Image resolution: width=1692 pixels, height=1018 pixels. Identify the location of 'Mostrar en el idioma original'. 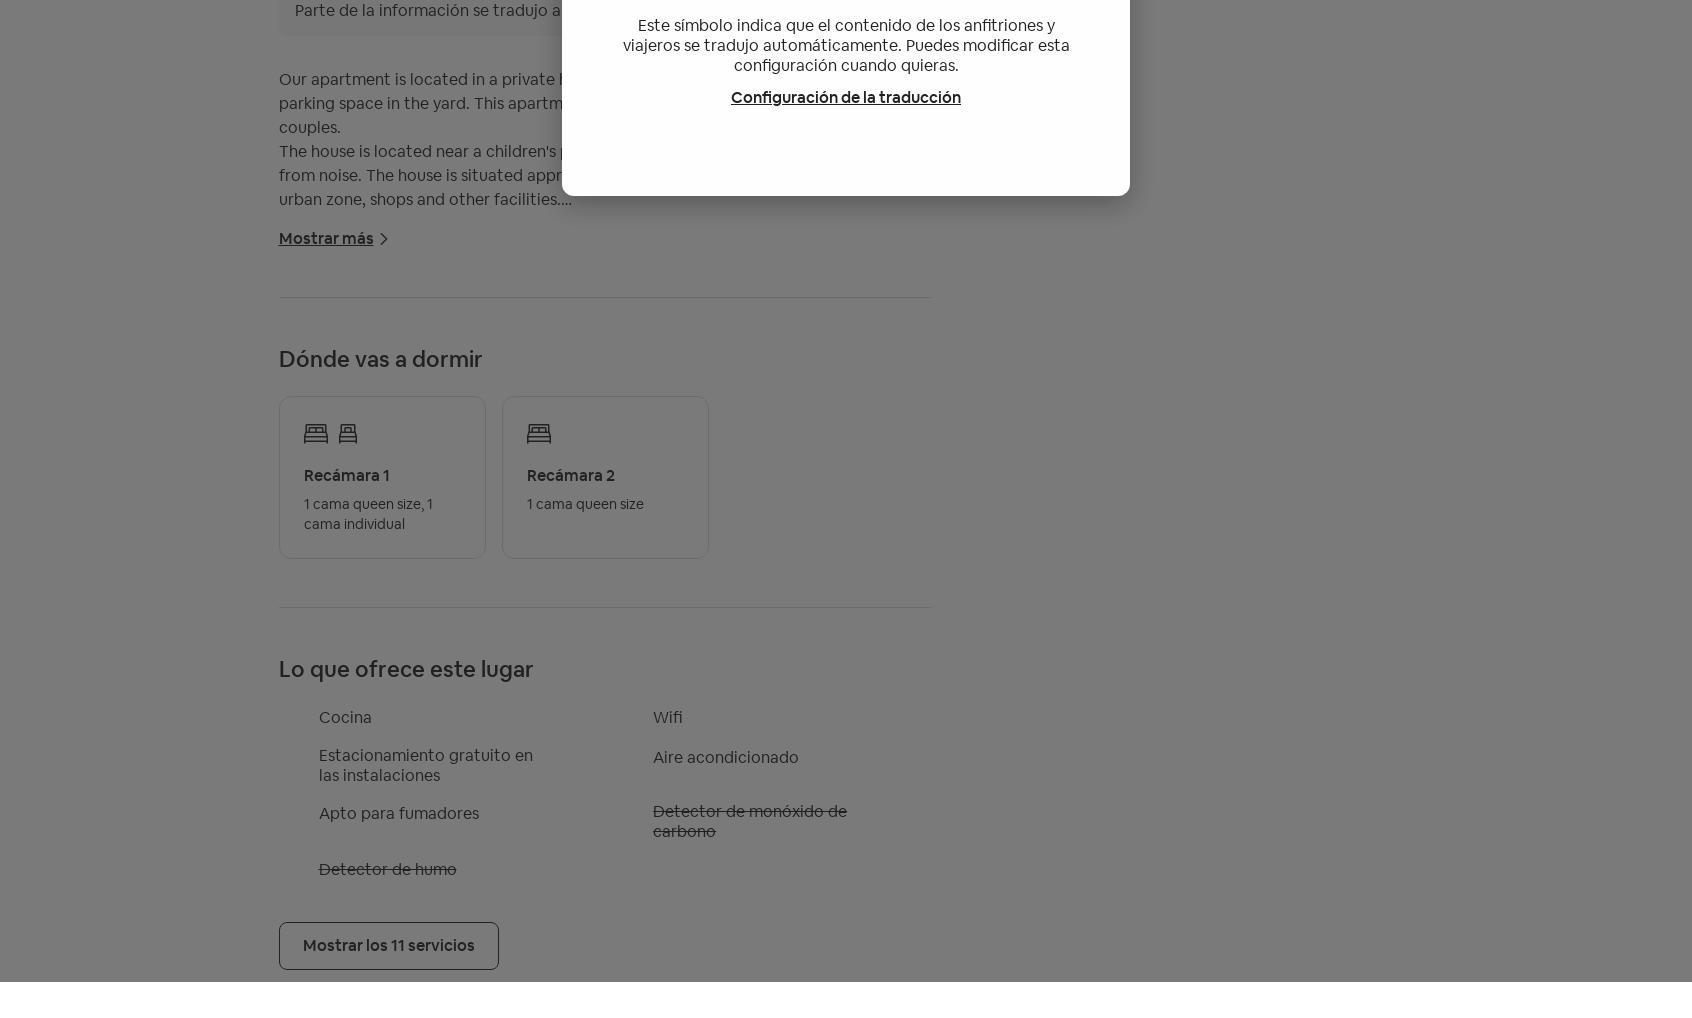
(799, 9).